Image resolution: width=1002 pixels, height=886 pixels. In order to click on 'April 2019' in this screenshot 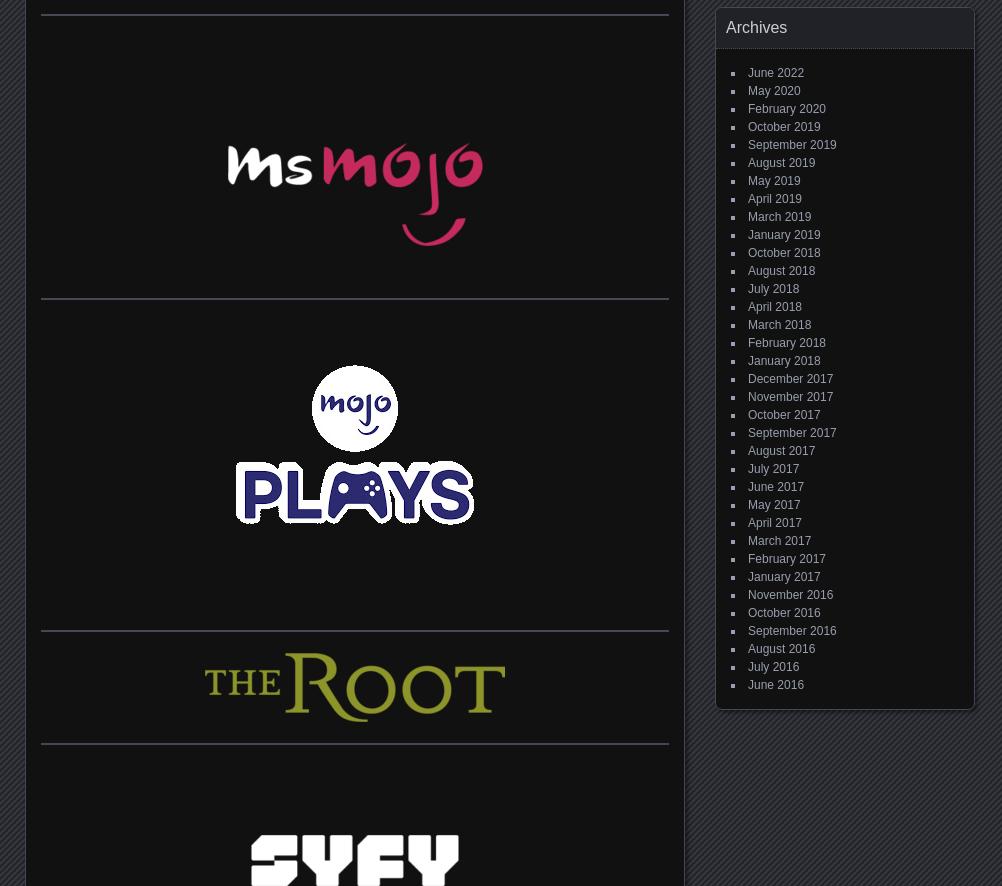, I will do `click(747, 198)`.